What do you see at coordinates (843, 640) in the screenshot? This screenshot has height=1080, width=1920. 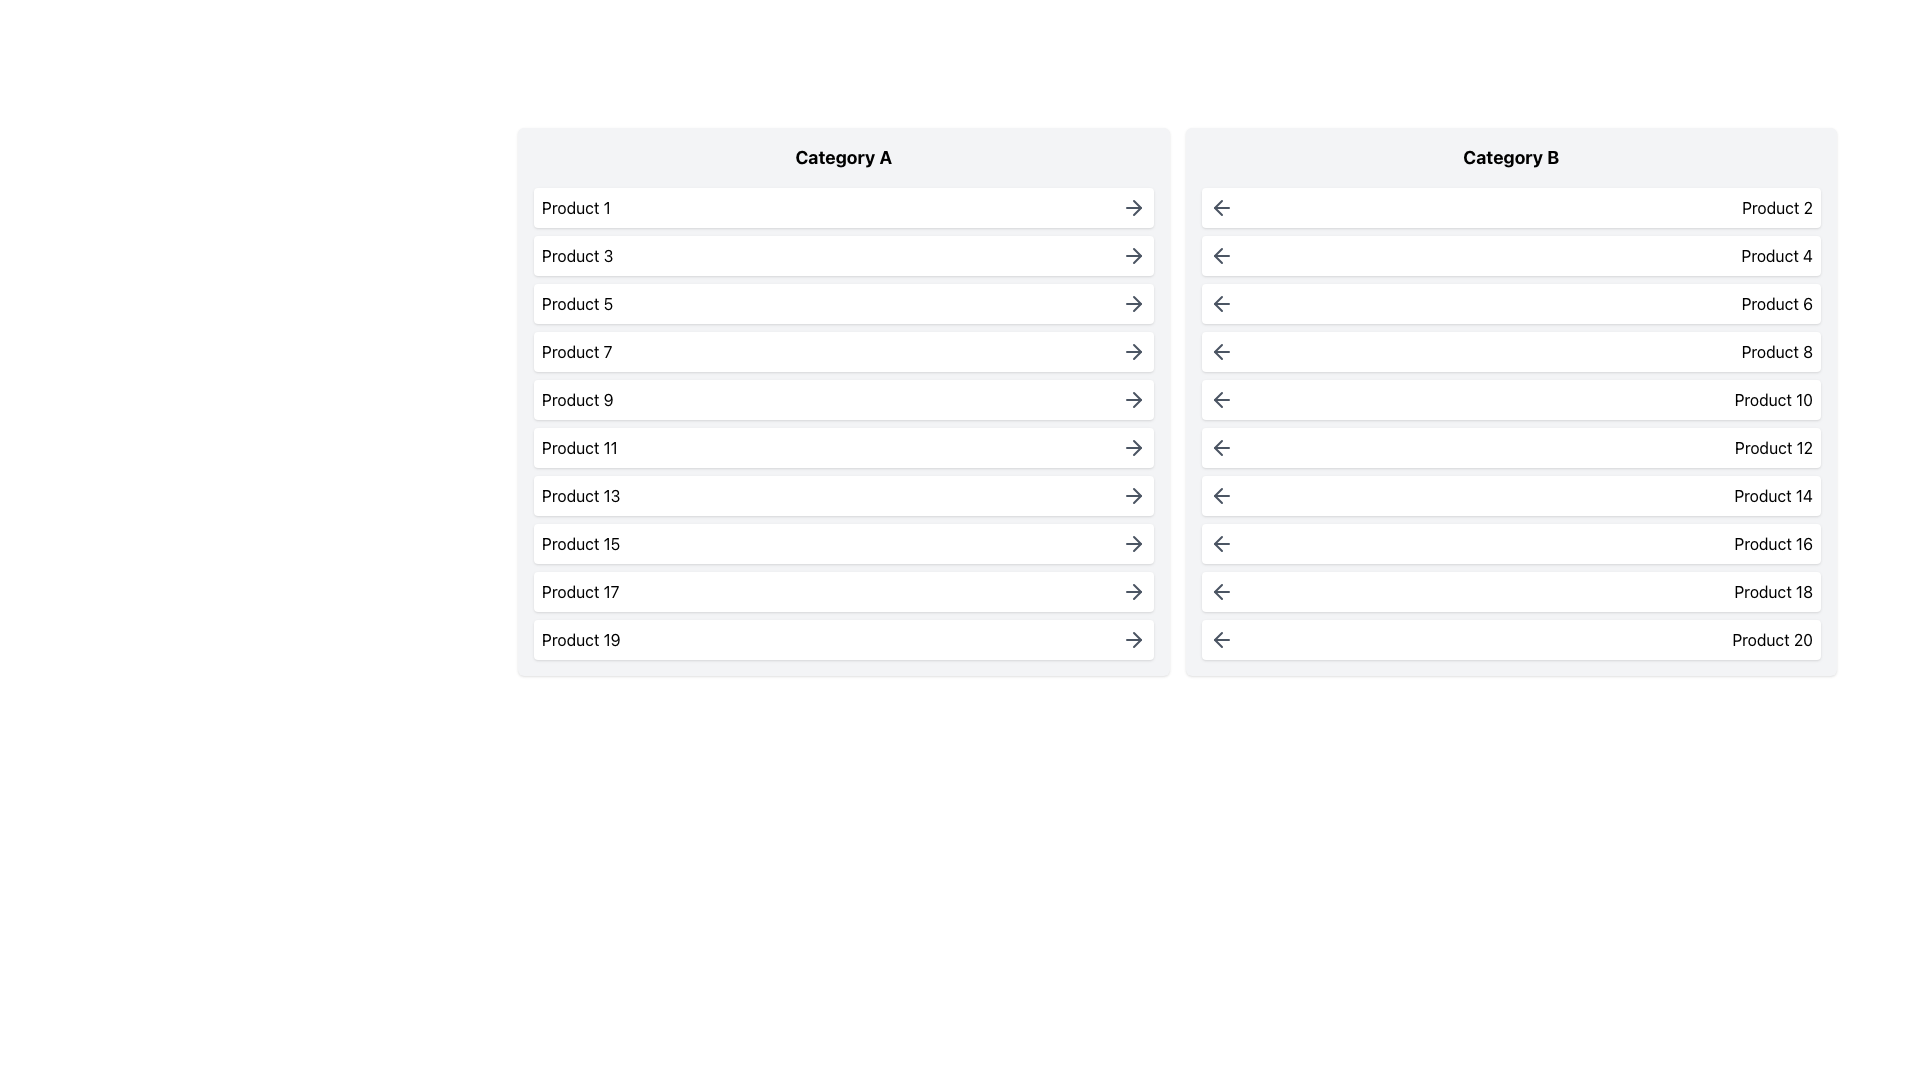 I see `the interactive list item for 'Product 19', which is the last item in the vertical list under 'Category A'` at bounding box center [843, 640].